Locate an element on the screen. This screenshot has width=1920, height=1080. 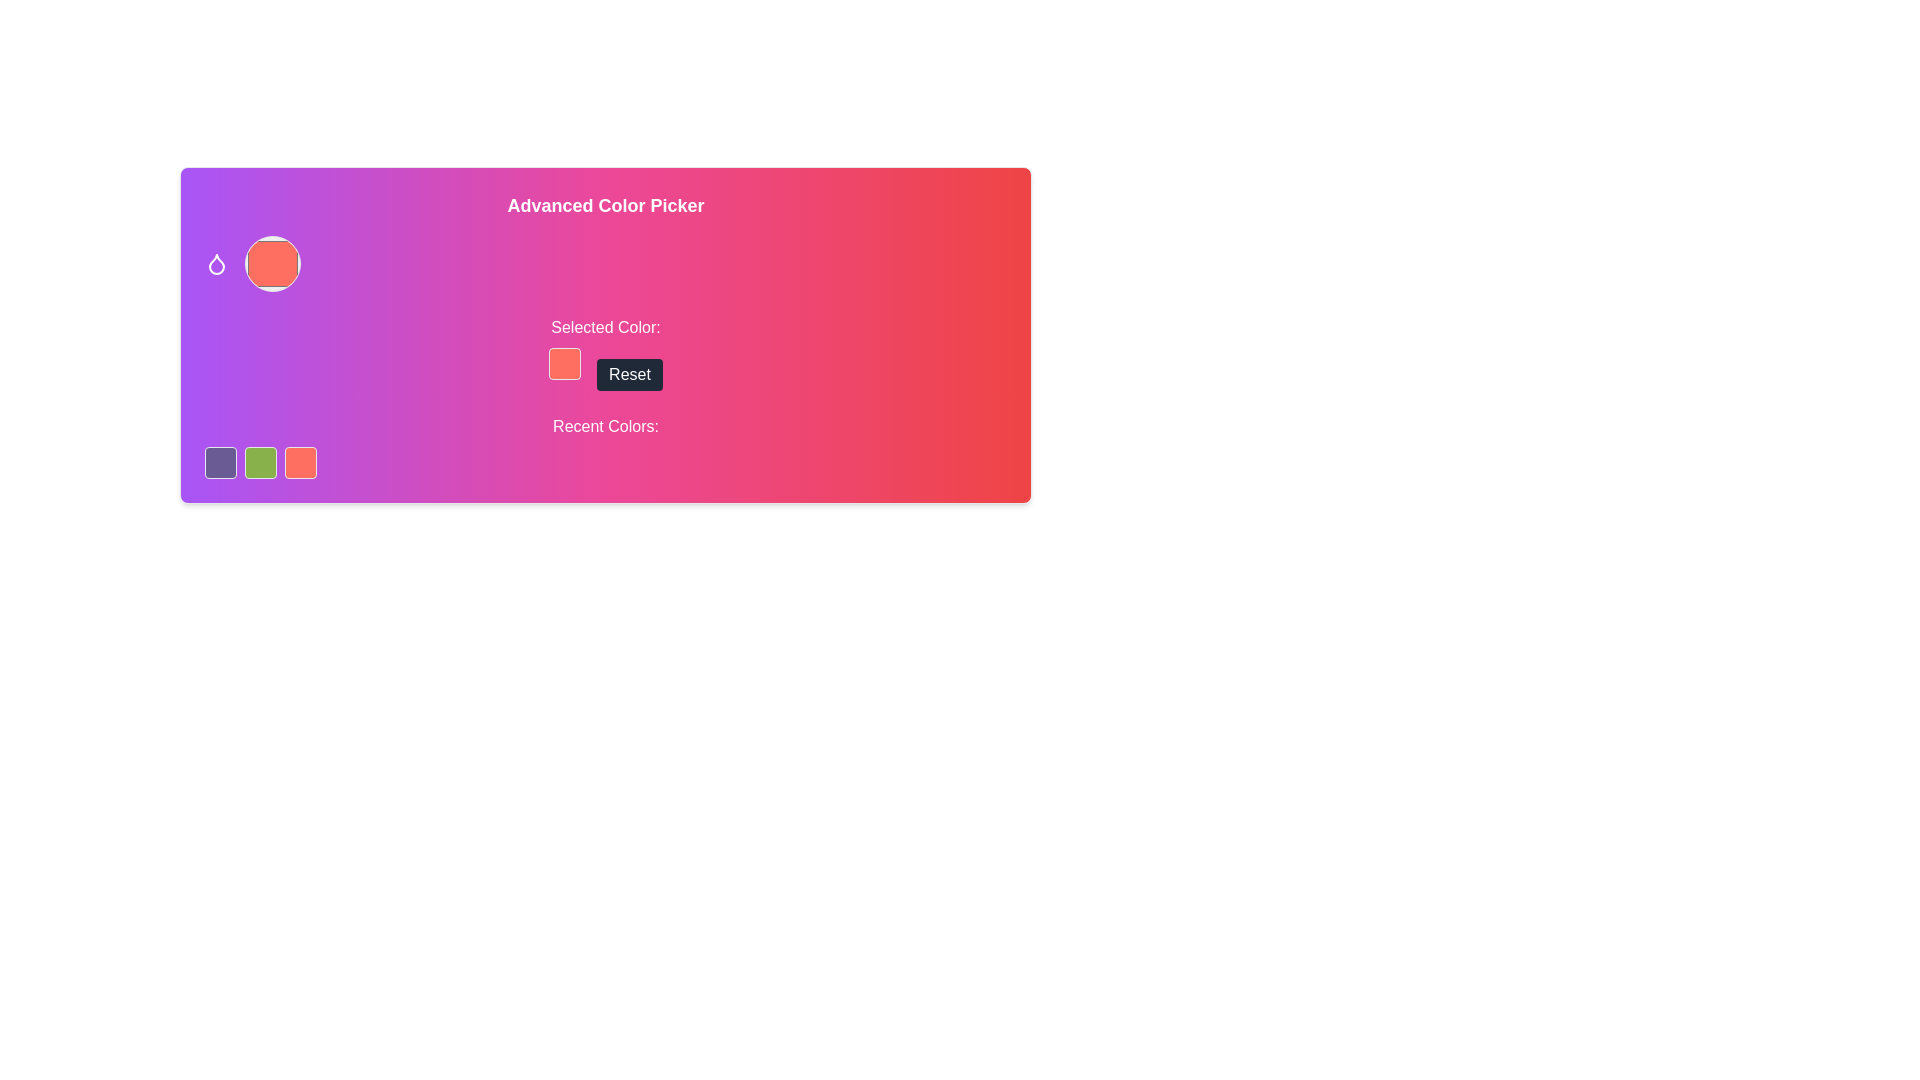
the section header labeled 'Recent Colors:' which is styled with white text on a gradient background transitioning from purple to red, located within the 'Advanced Color Picker' section and above the clickable color boxes is located at coordinates (604, 446).